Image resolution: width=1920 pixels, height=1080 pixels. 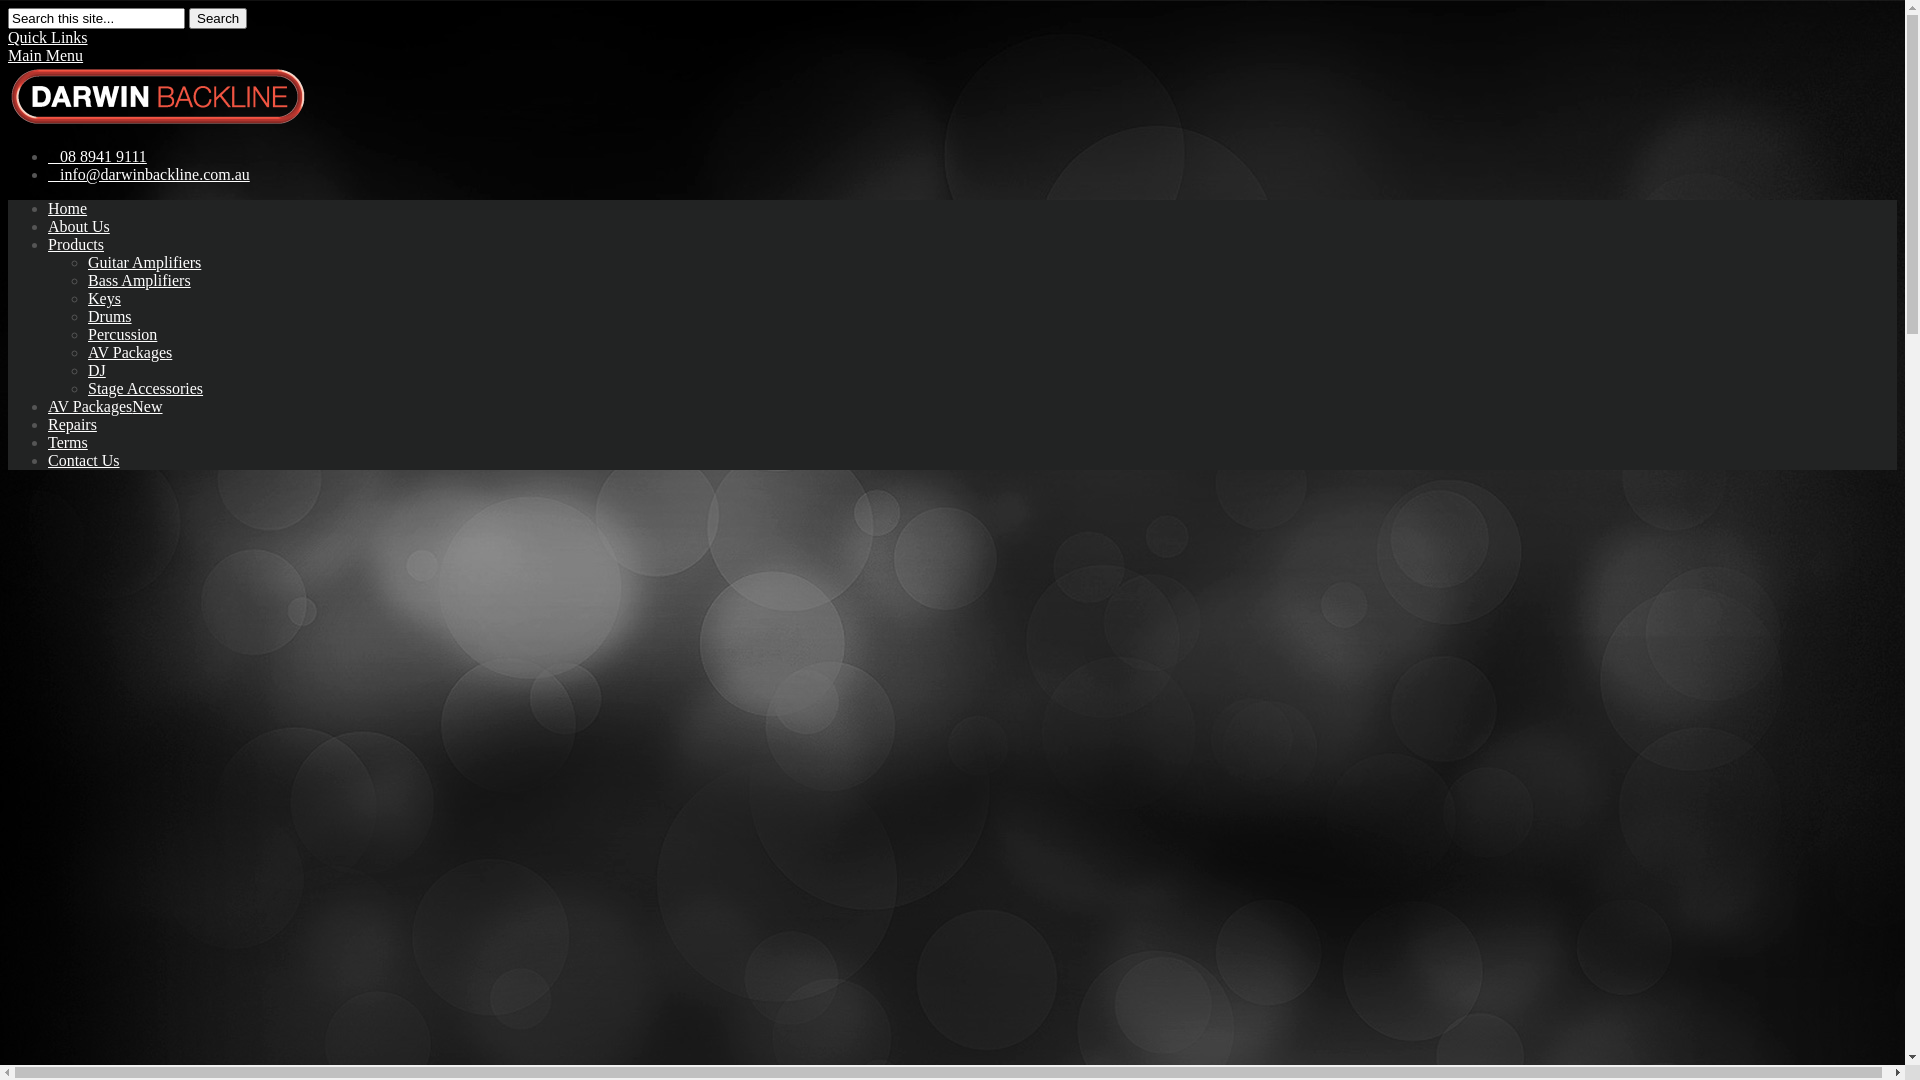 What do you see at coordinates (95, 370) in the screenshot?
I see `'DJ'` at bounding box center [95, 370].